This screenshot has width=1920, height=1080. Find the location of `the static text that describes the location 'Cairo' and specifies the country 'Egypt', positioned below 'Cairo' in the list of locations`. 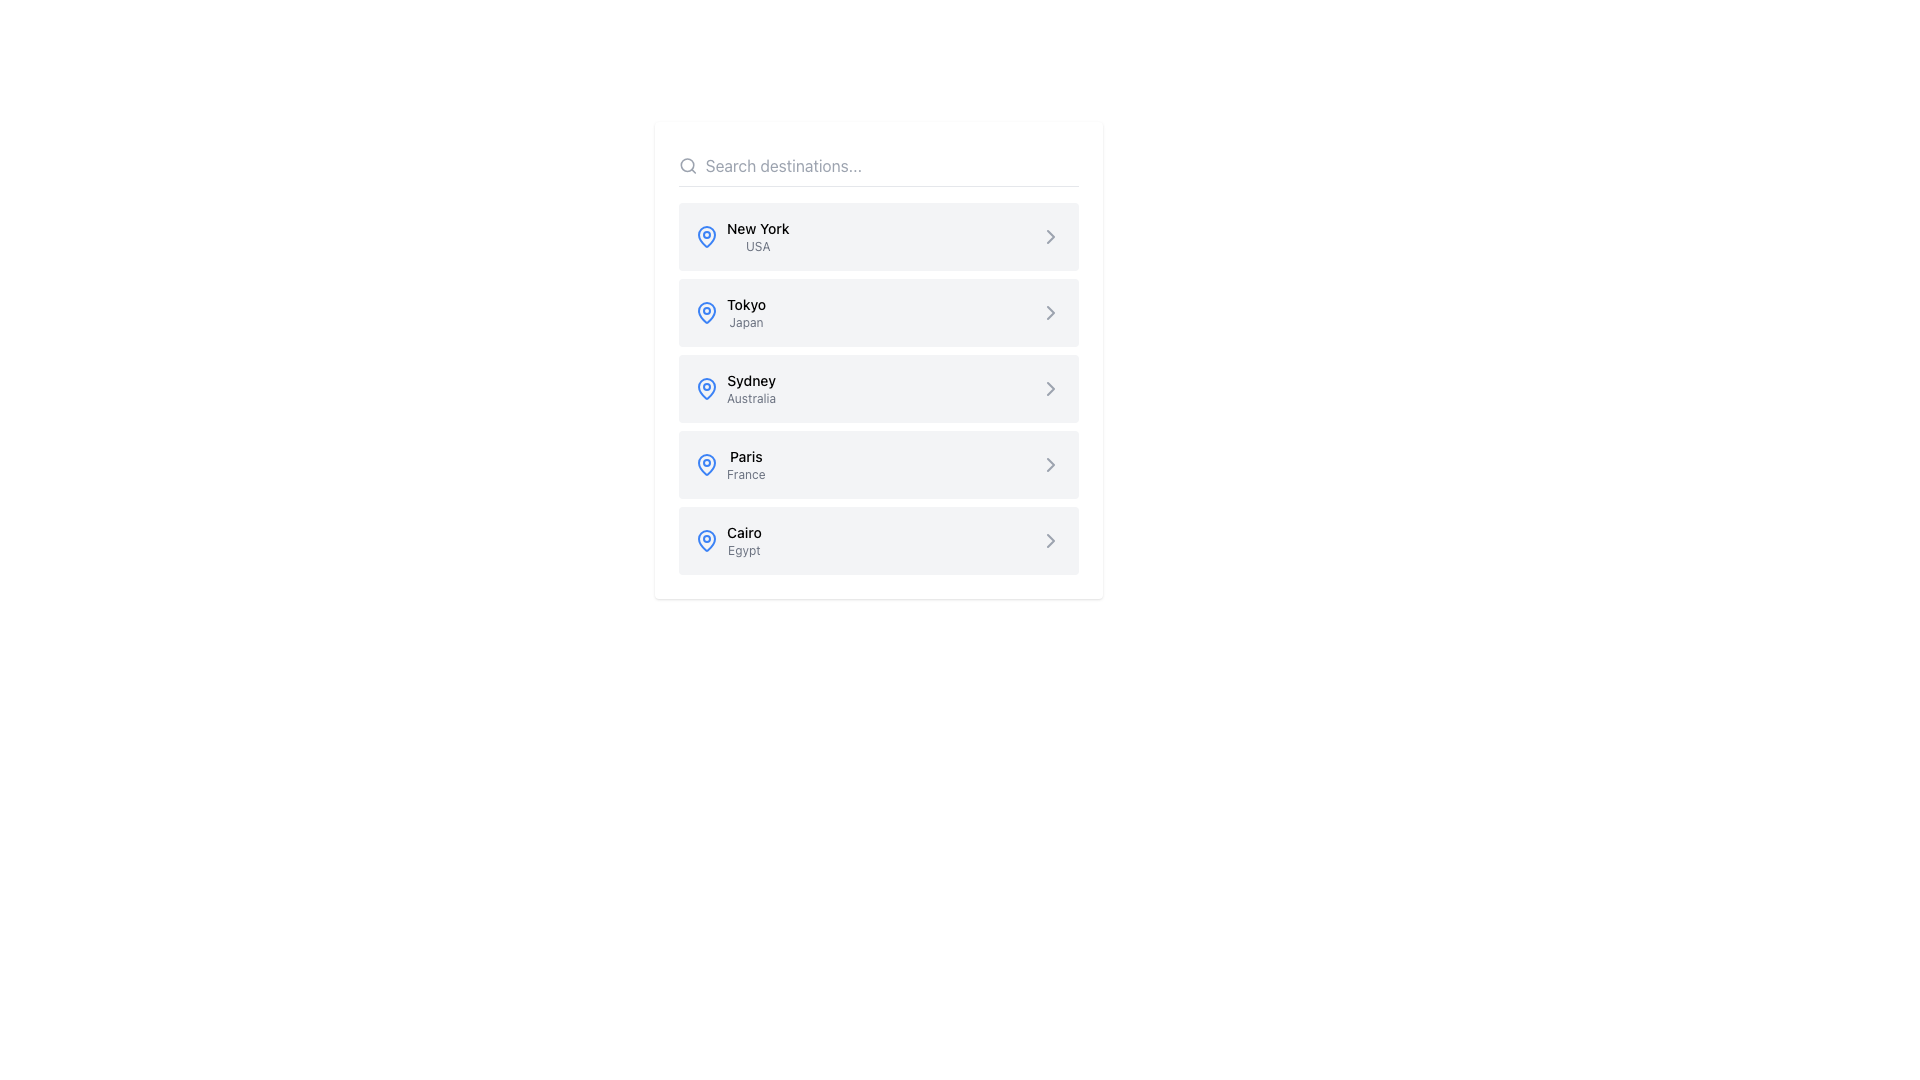

the static text that describes the location 'Cairo' and specifies the country 'Egypt', positioned below 'Cairo' in the list of locations is located at coordinates (743, 551).